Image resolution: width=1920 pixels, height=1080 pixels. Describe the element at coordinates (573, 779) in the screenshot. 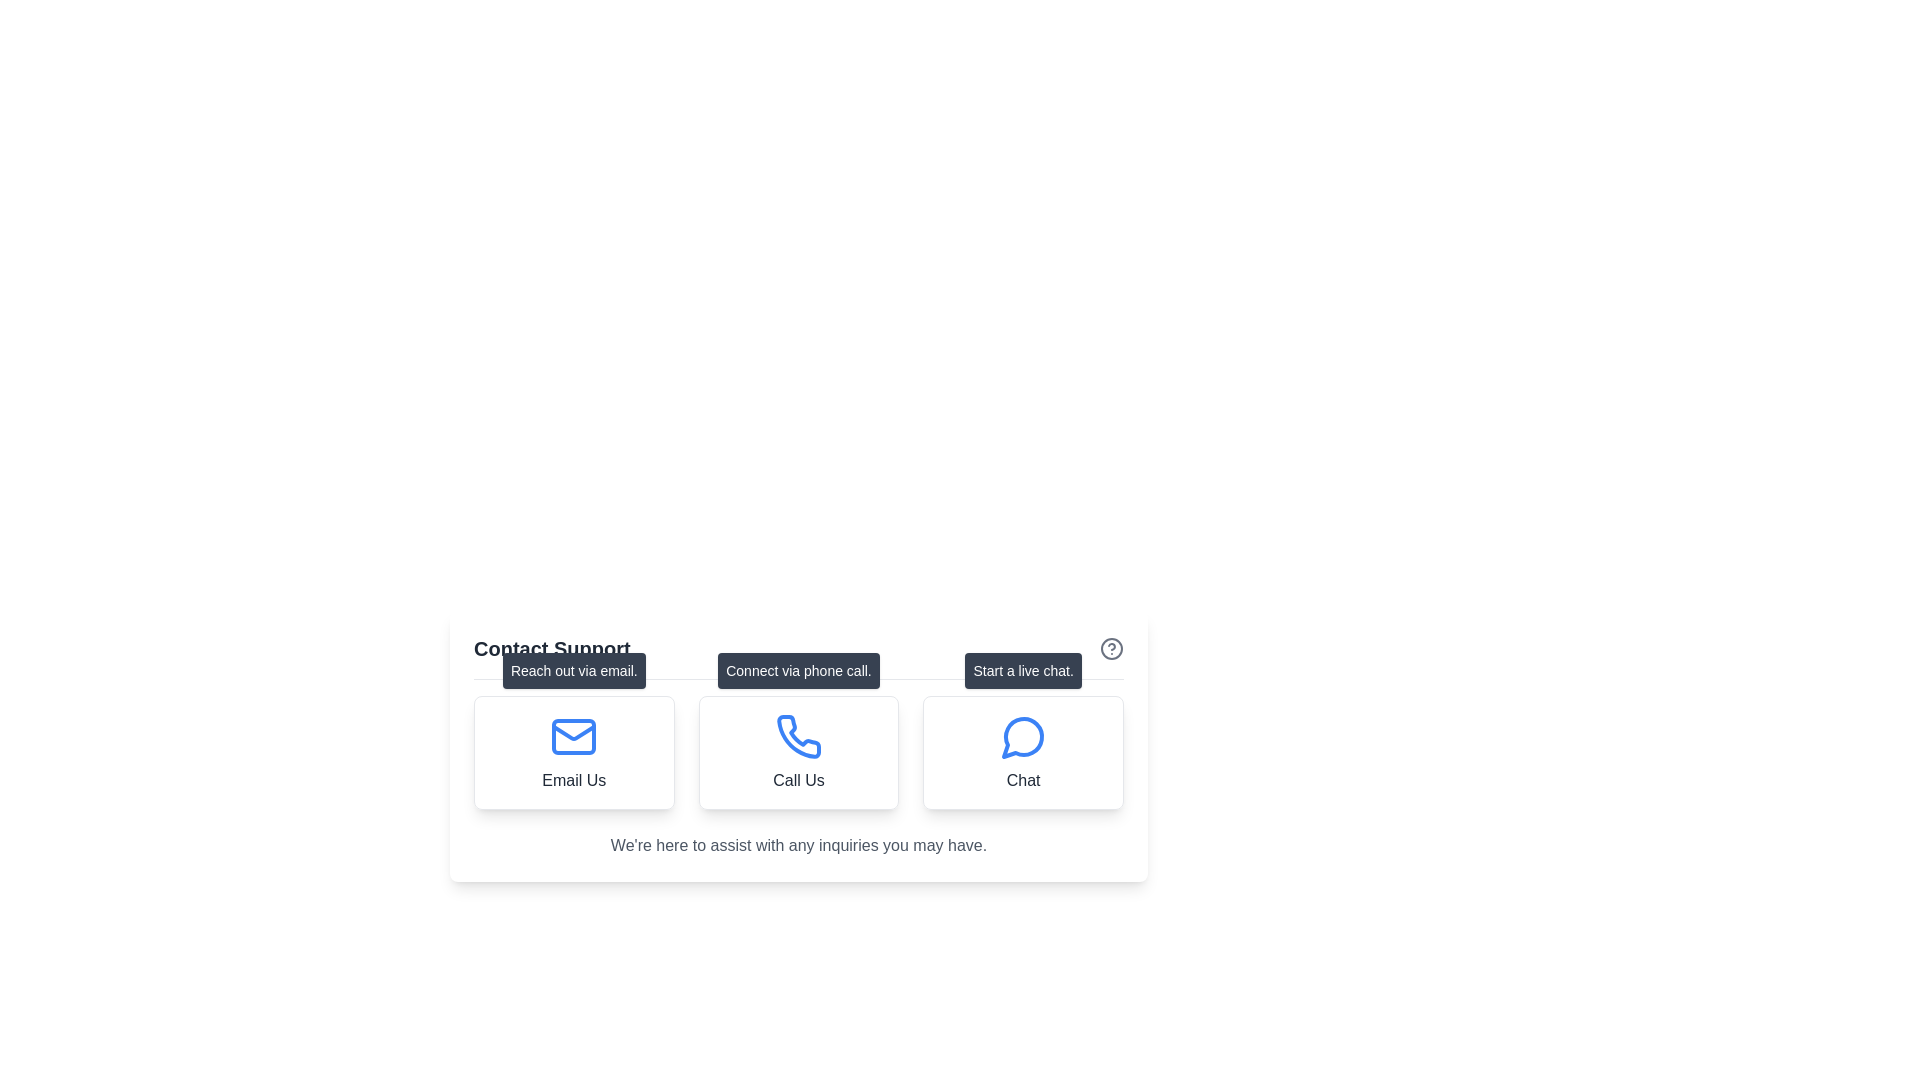

I see `the text label that indicates the email contact information, located below the email icon in the first option card under 'Contact Support'` at that location.